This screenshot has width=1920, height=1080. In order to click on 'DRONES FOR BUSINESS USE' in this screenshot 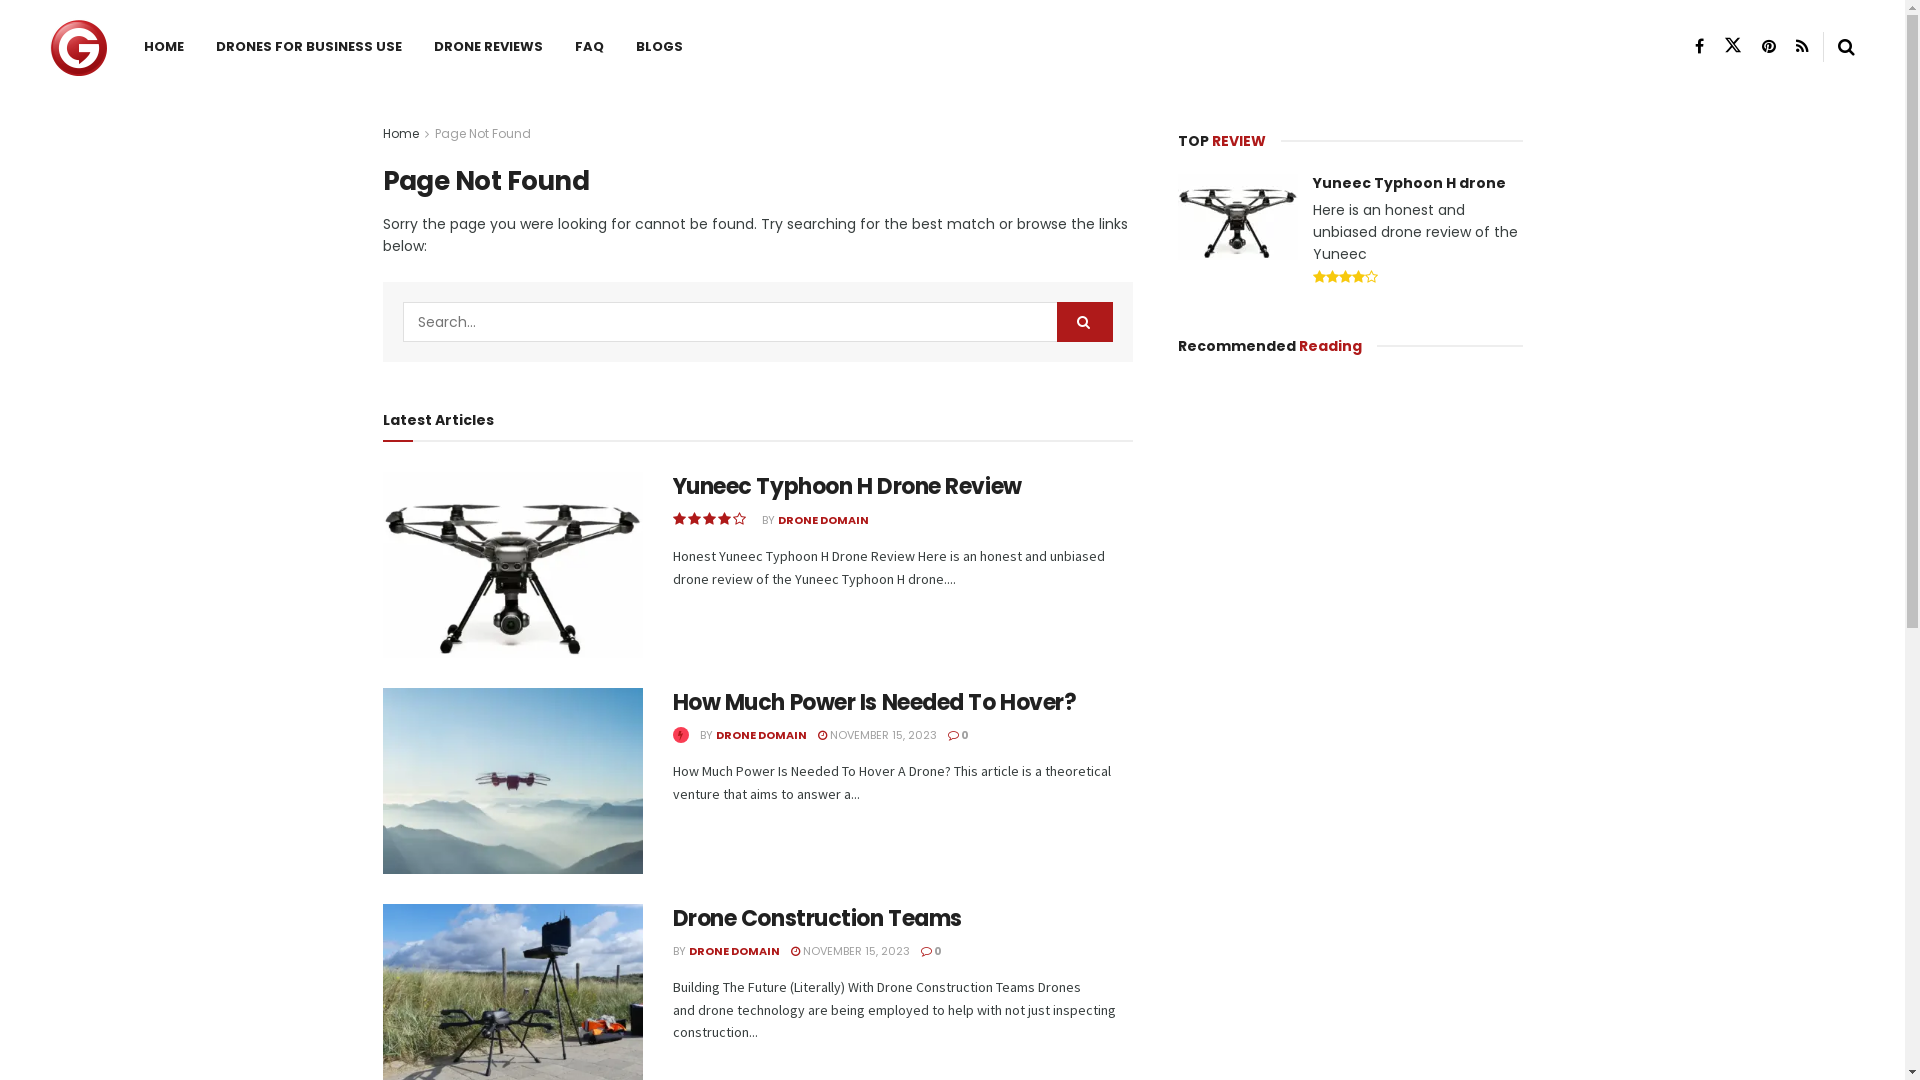, I will do `click(307, 45)`.